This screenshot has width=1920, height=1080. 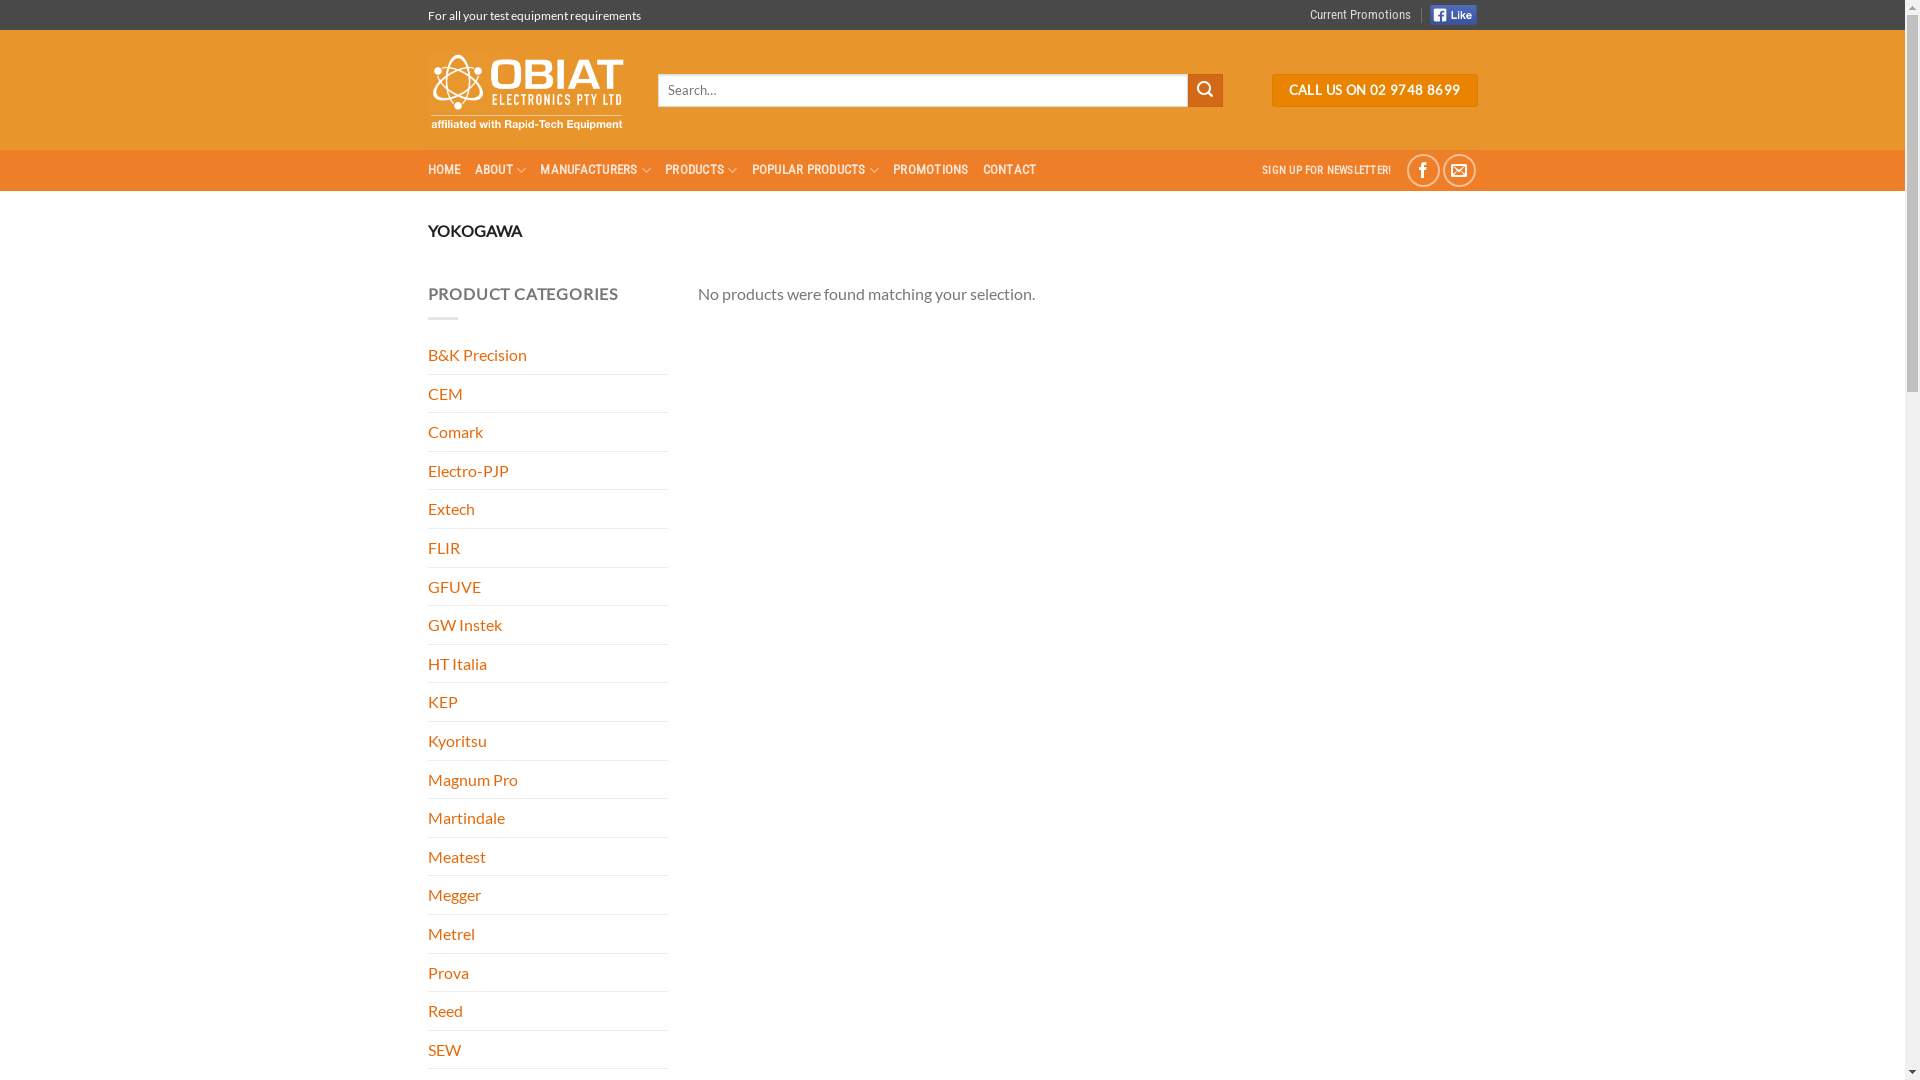 I want to click on 'CALL US ON 02 9748 8699', so click(x=1373, y=91).